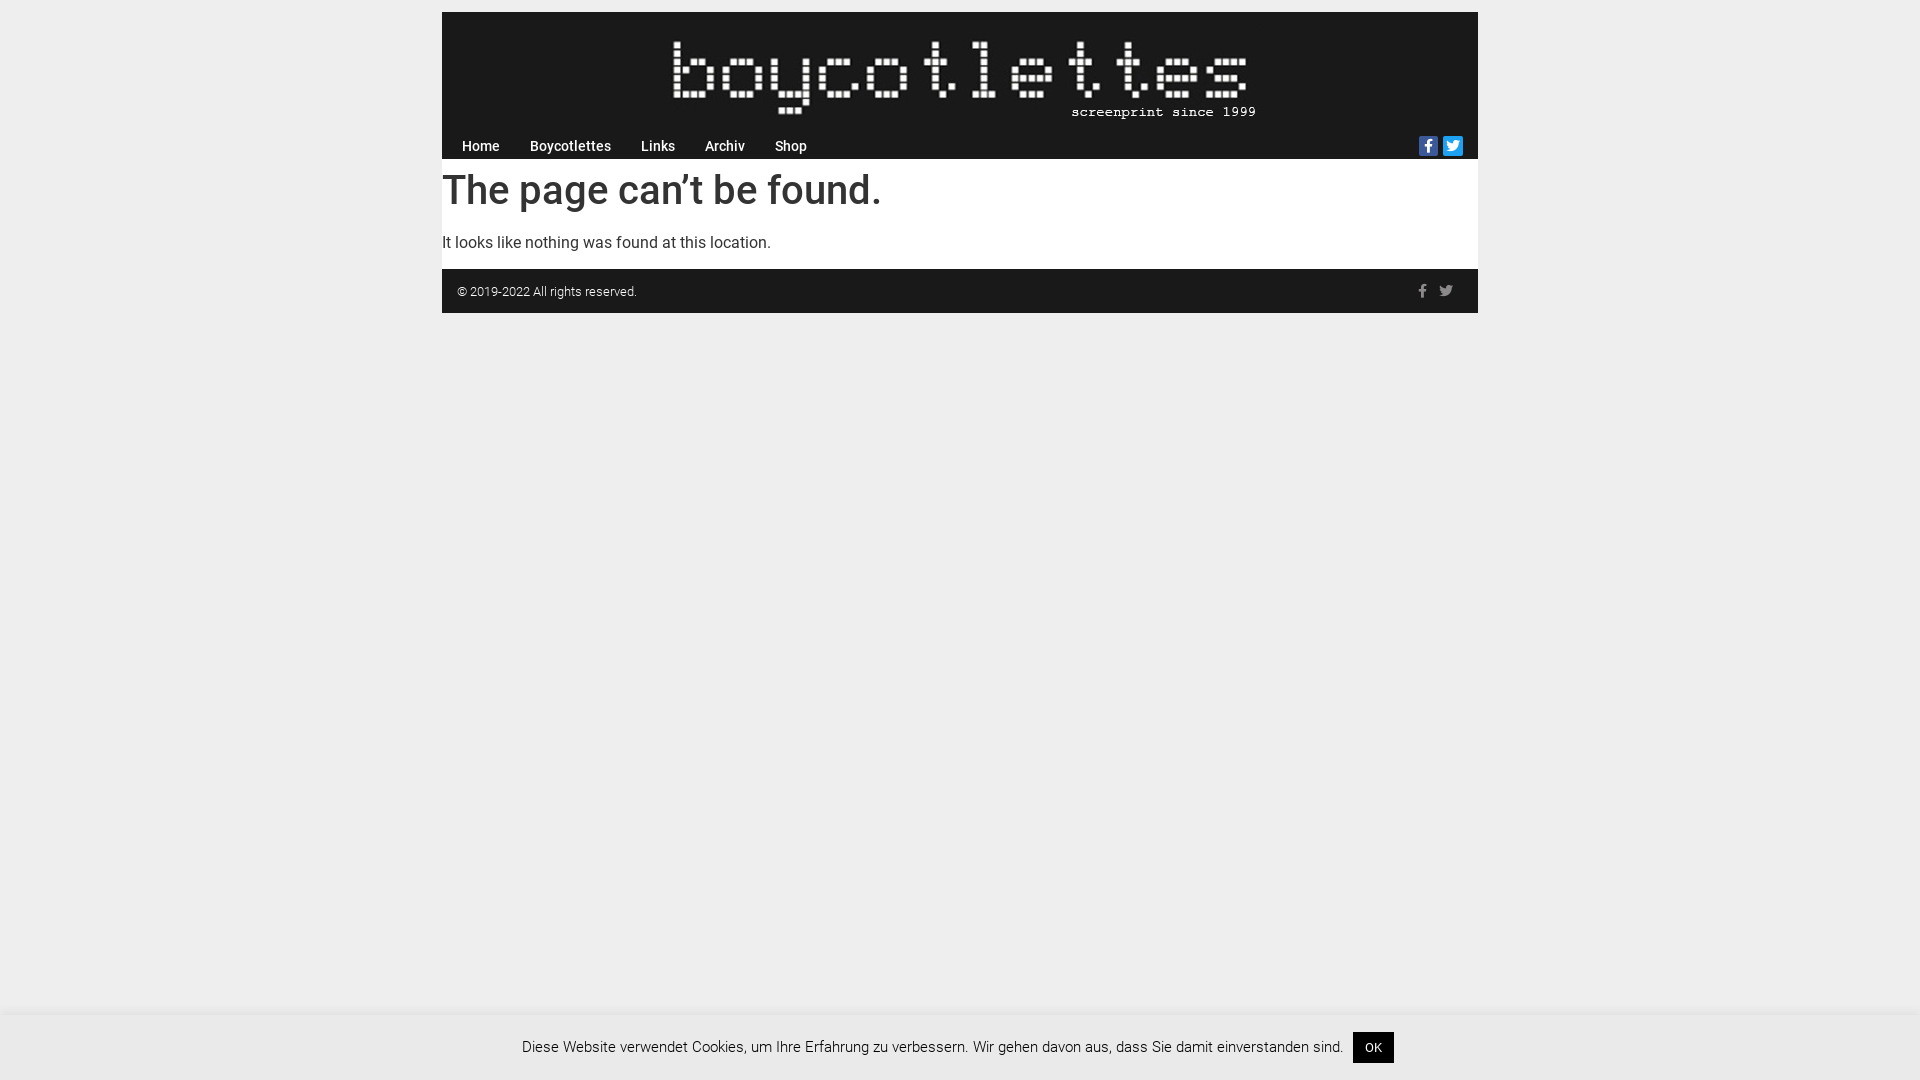  What do you see at coordinates (569, 145) in the screenshot?
I see `'Boycotlettes'` at bounding box center [569, 145].